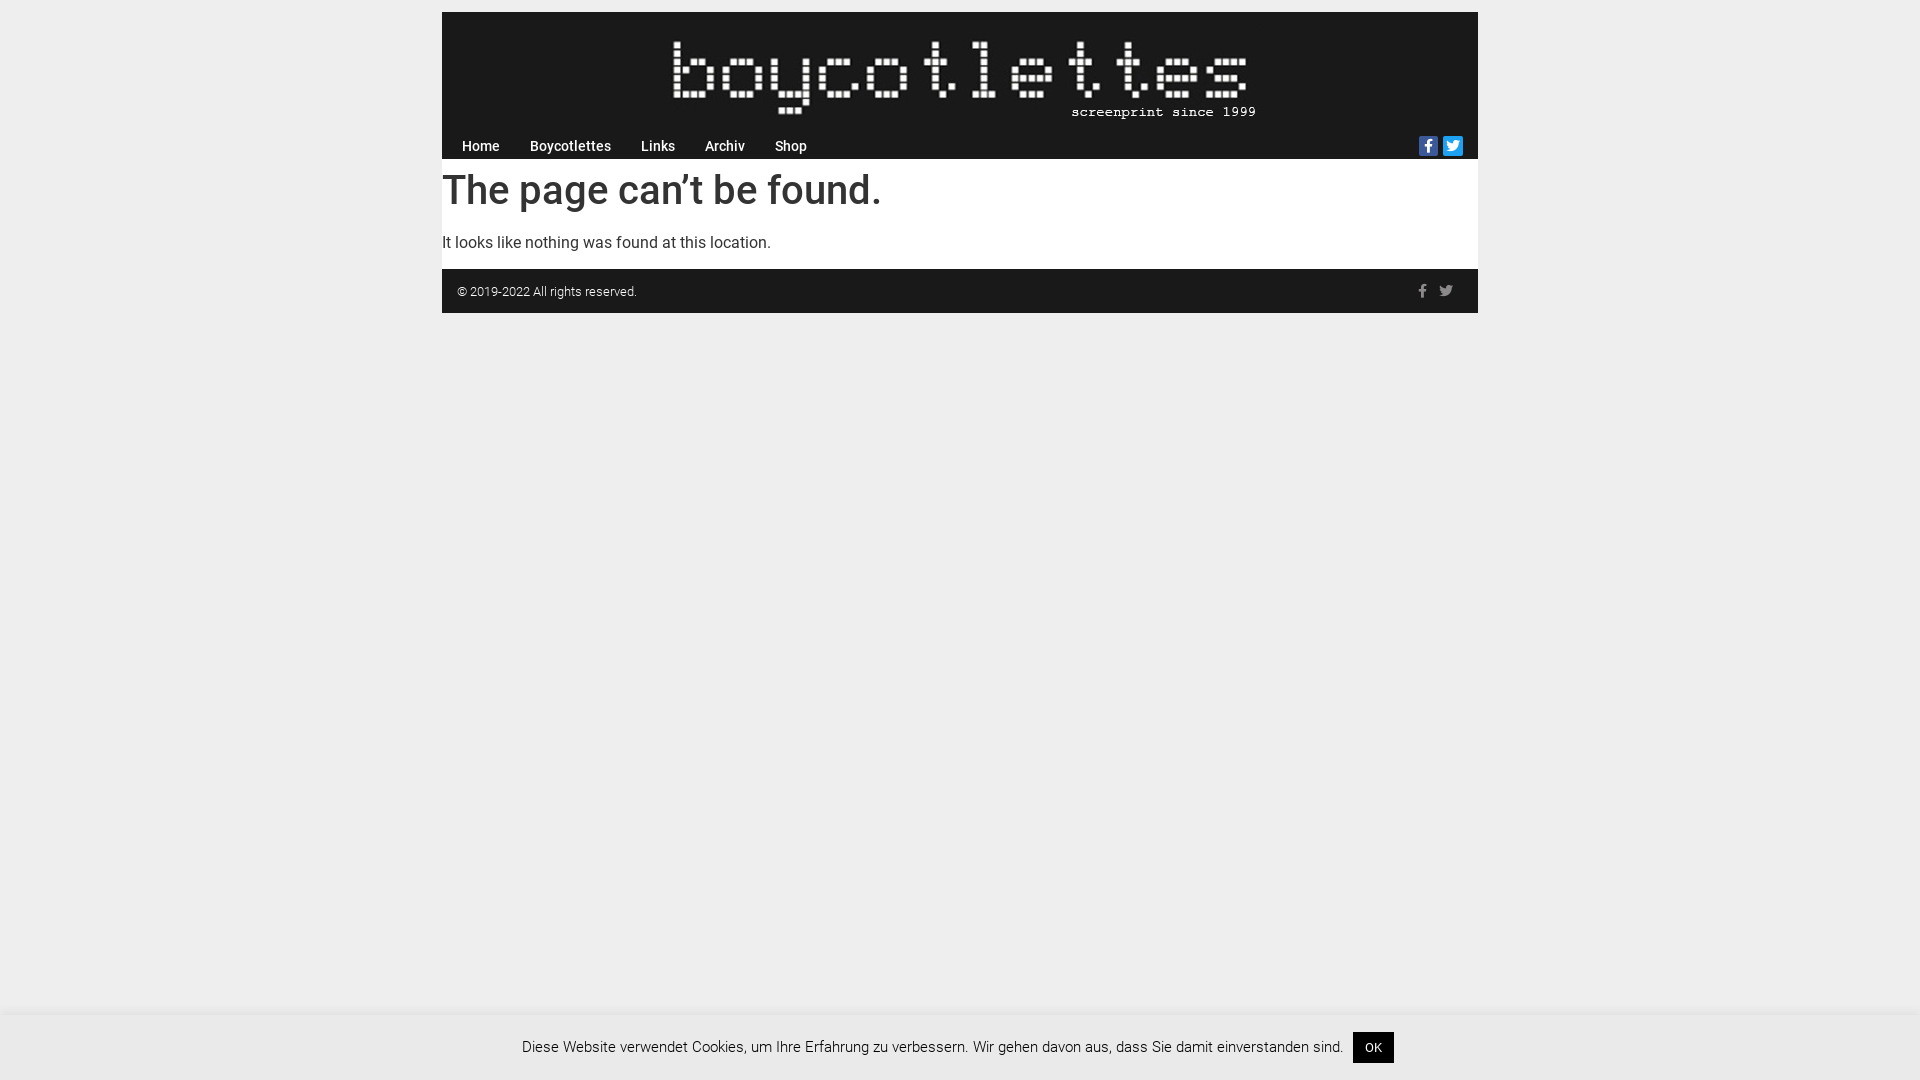  What do you see at coordinates (569, 145) in the screenshot?
I see `'Boycotlettes'` at bounding box center [569, 145].